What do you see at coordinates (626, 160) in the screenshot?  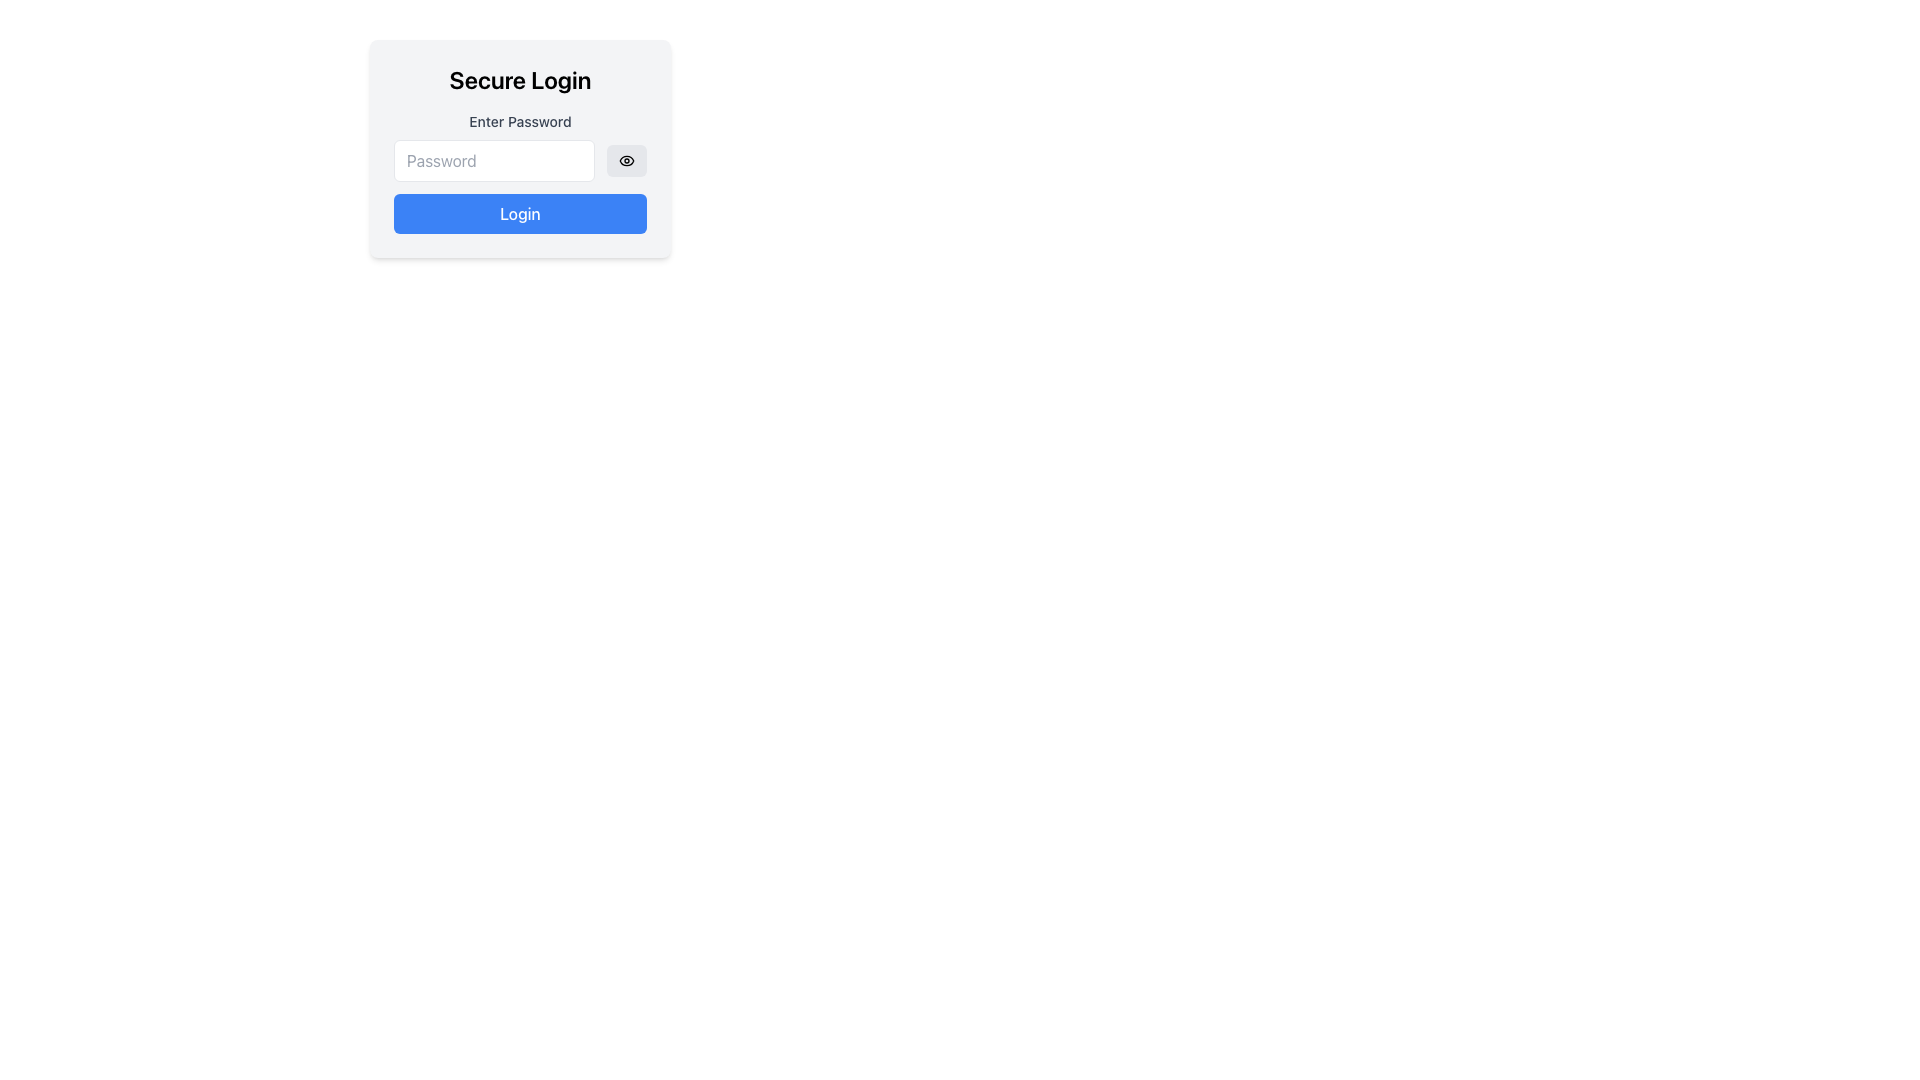 I see `the rounded rectangular button with a gray background and an eye icon` at bounding box center [626, 160].